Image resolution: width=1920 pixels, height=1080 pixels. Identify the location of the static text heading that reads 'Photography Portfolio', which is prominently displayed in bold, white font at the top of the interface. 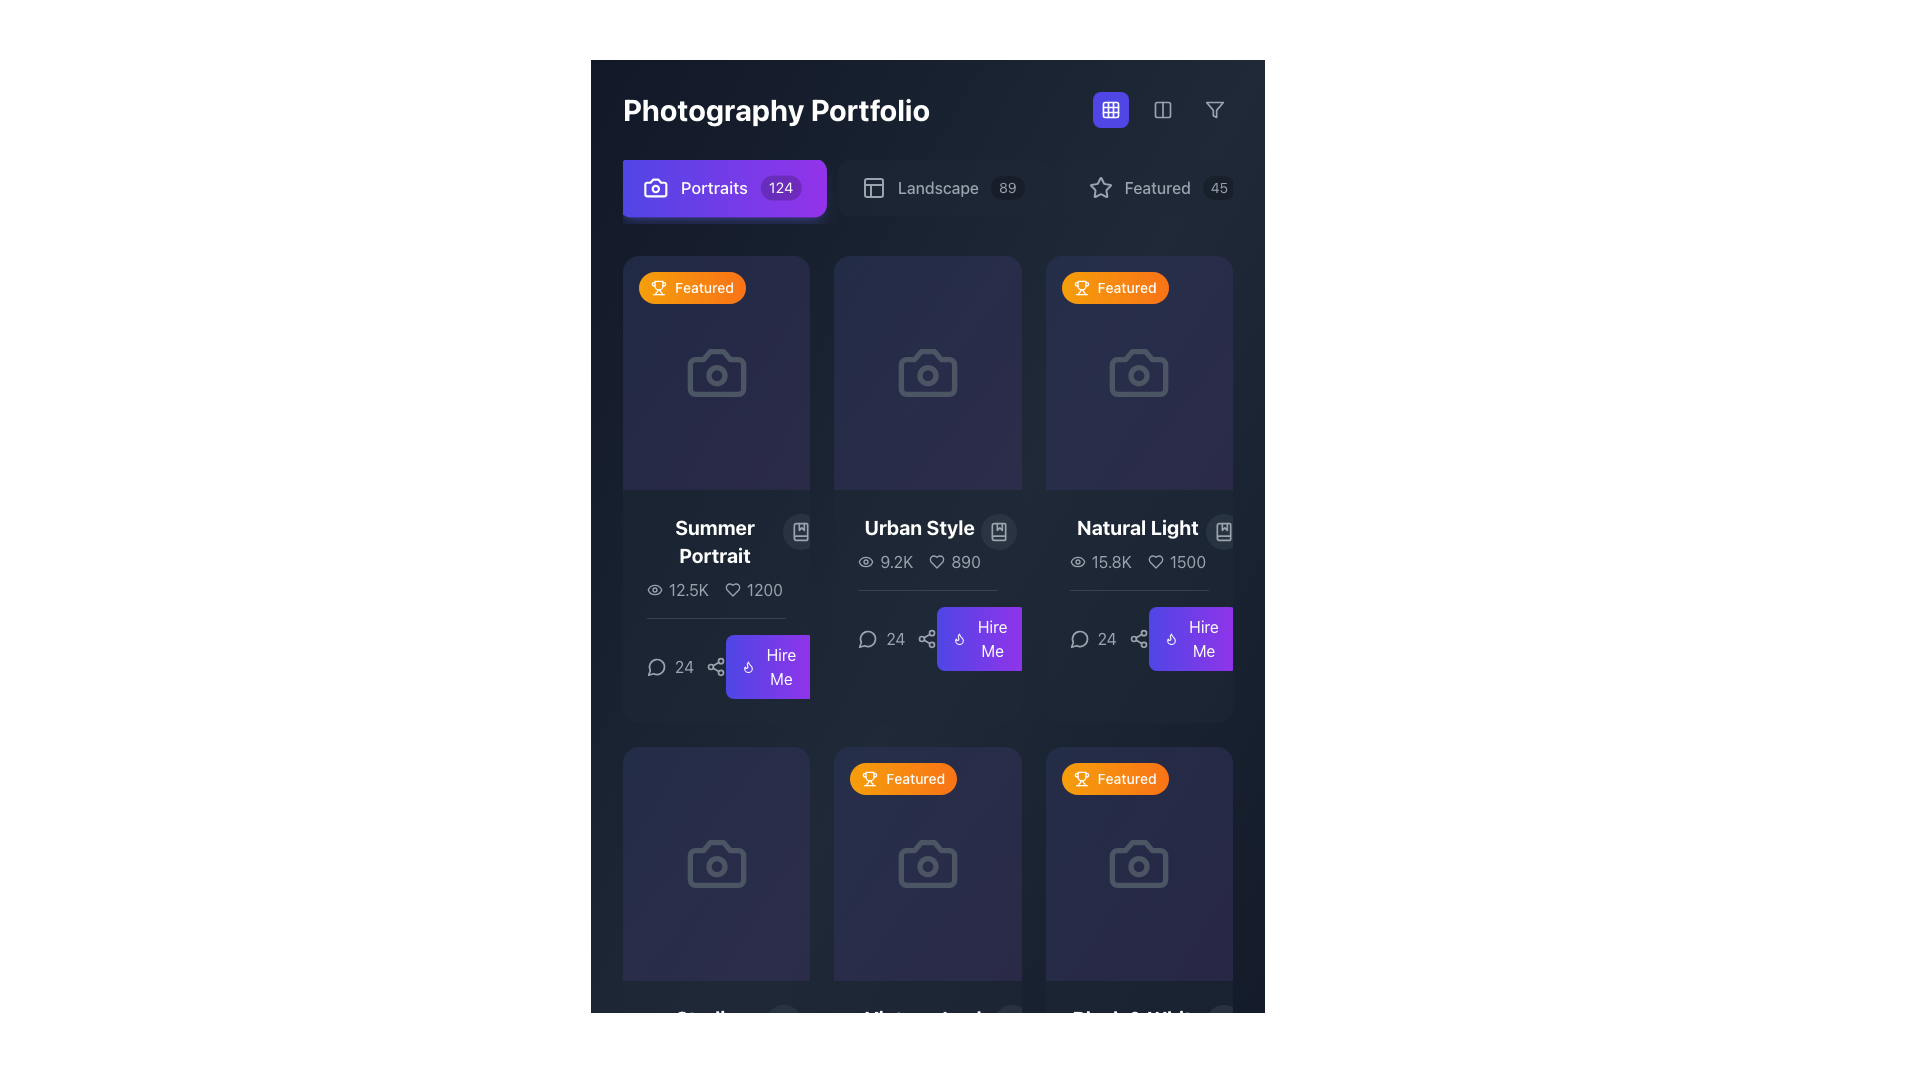
(926, 110).